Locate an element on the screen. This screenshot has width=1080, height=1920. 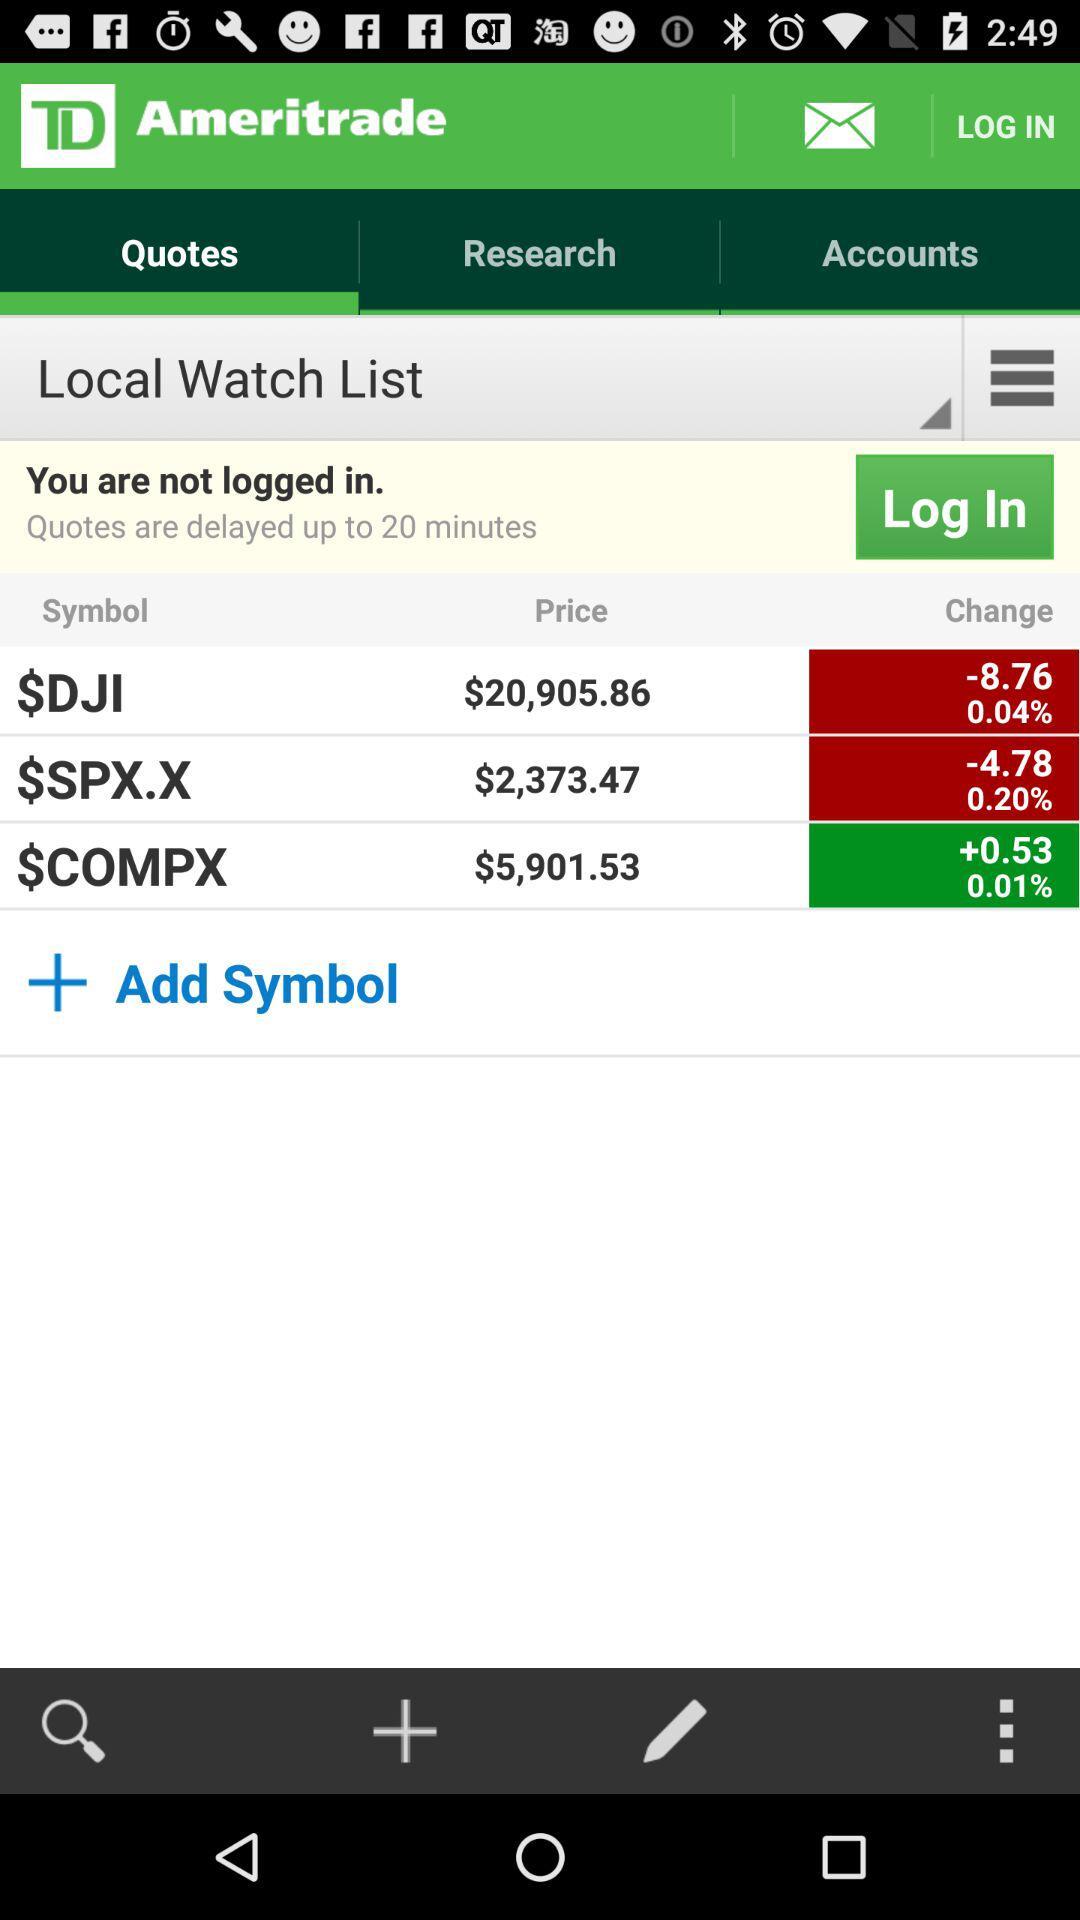
the item next to local watch list item is located at coordinates (1022, 378).